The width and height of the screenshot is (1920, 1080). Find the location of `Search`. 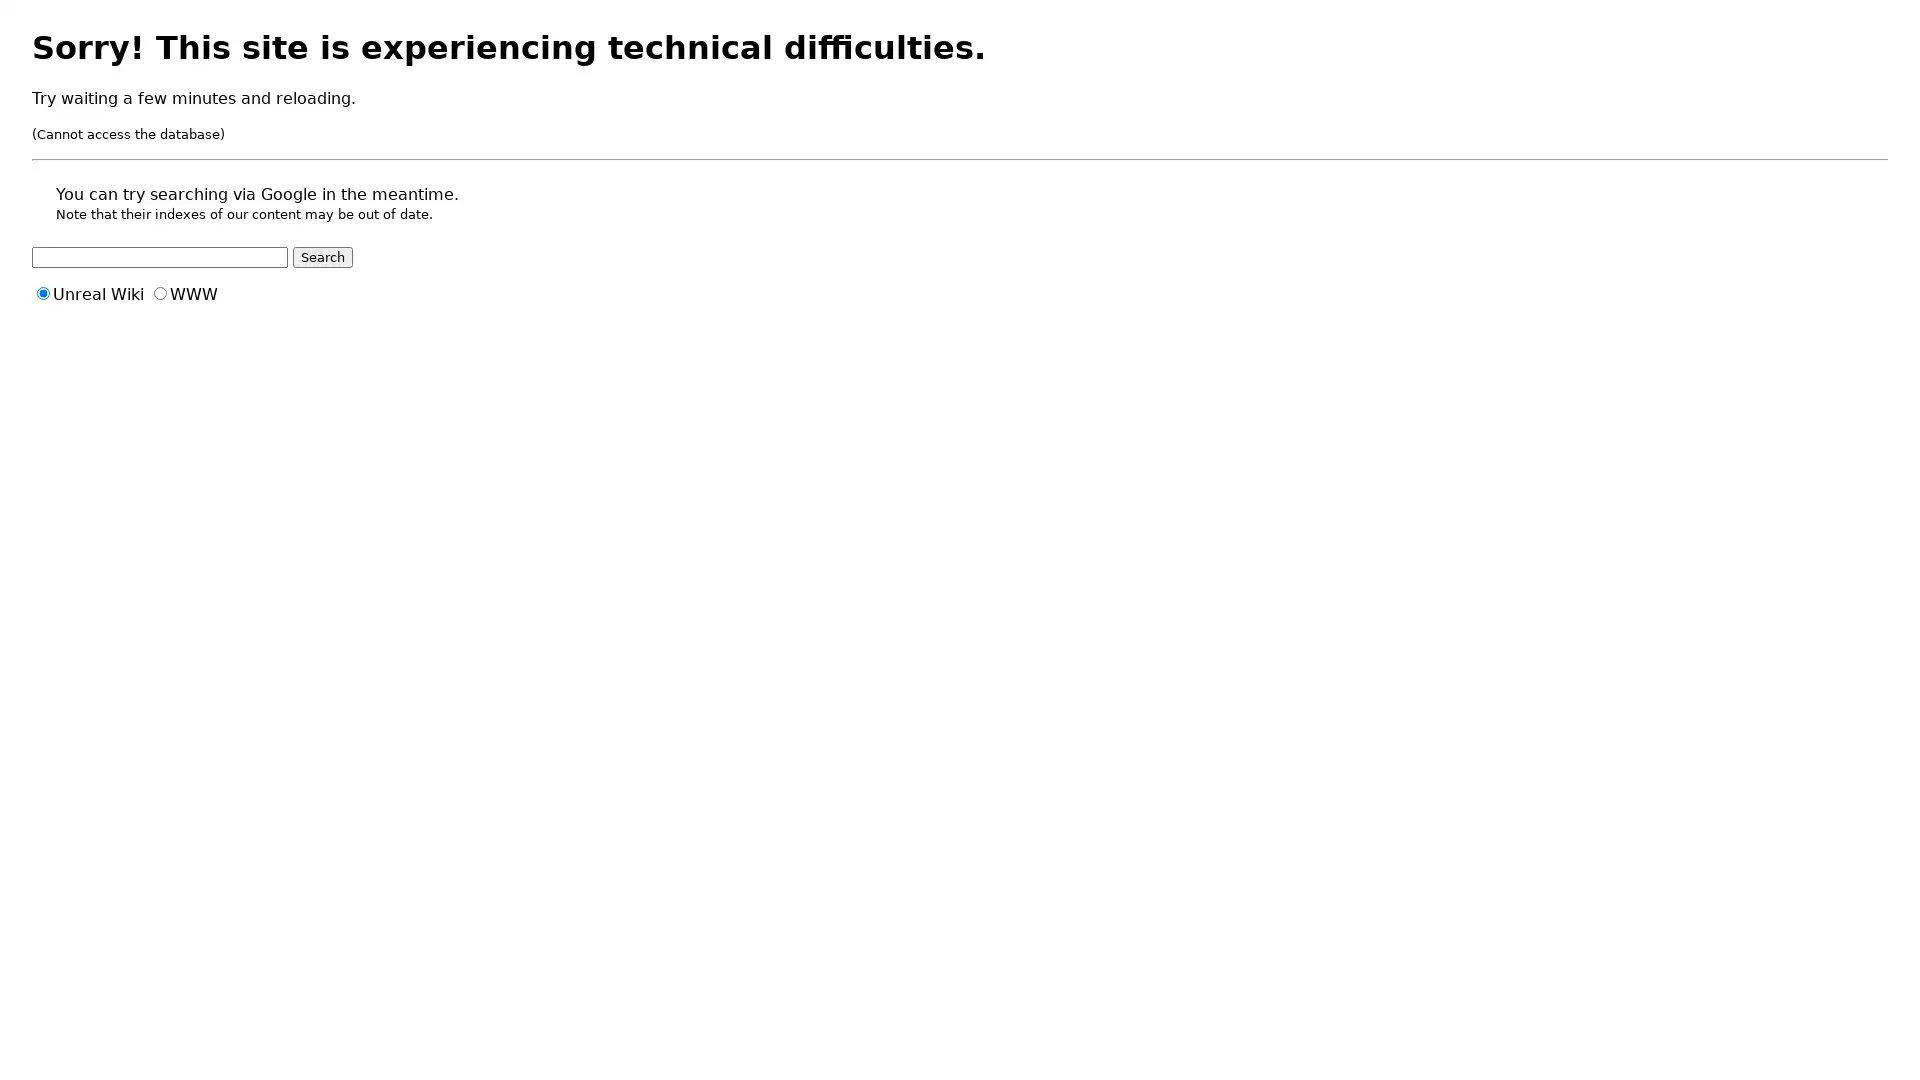

Search is located at coordinates (322, 255).